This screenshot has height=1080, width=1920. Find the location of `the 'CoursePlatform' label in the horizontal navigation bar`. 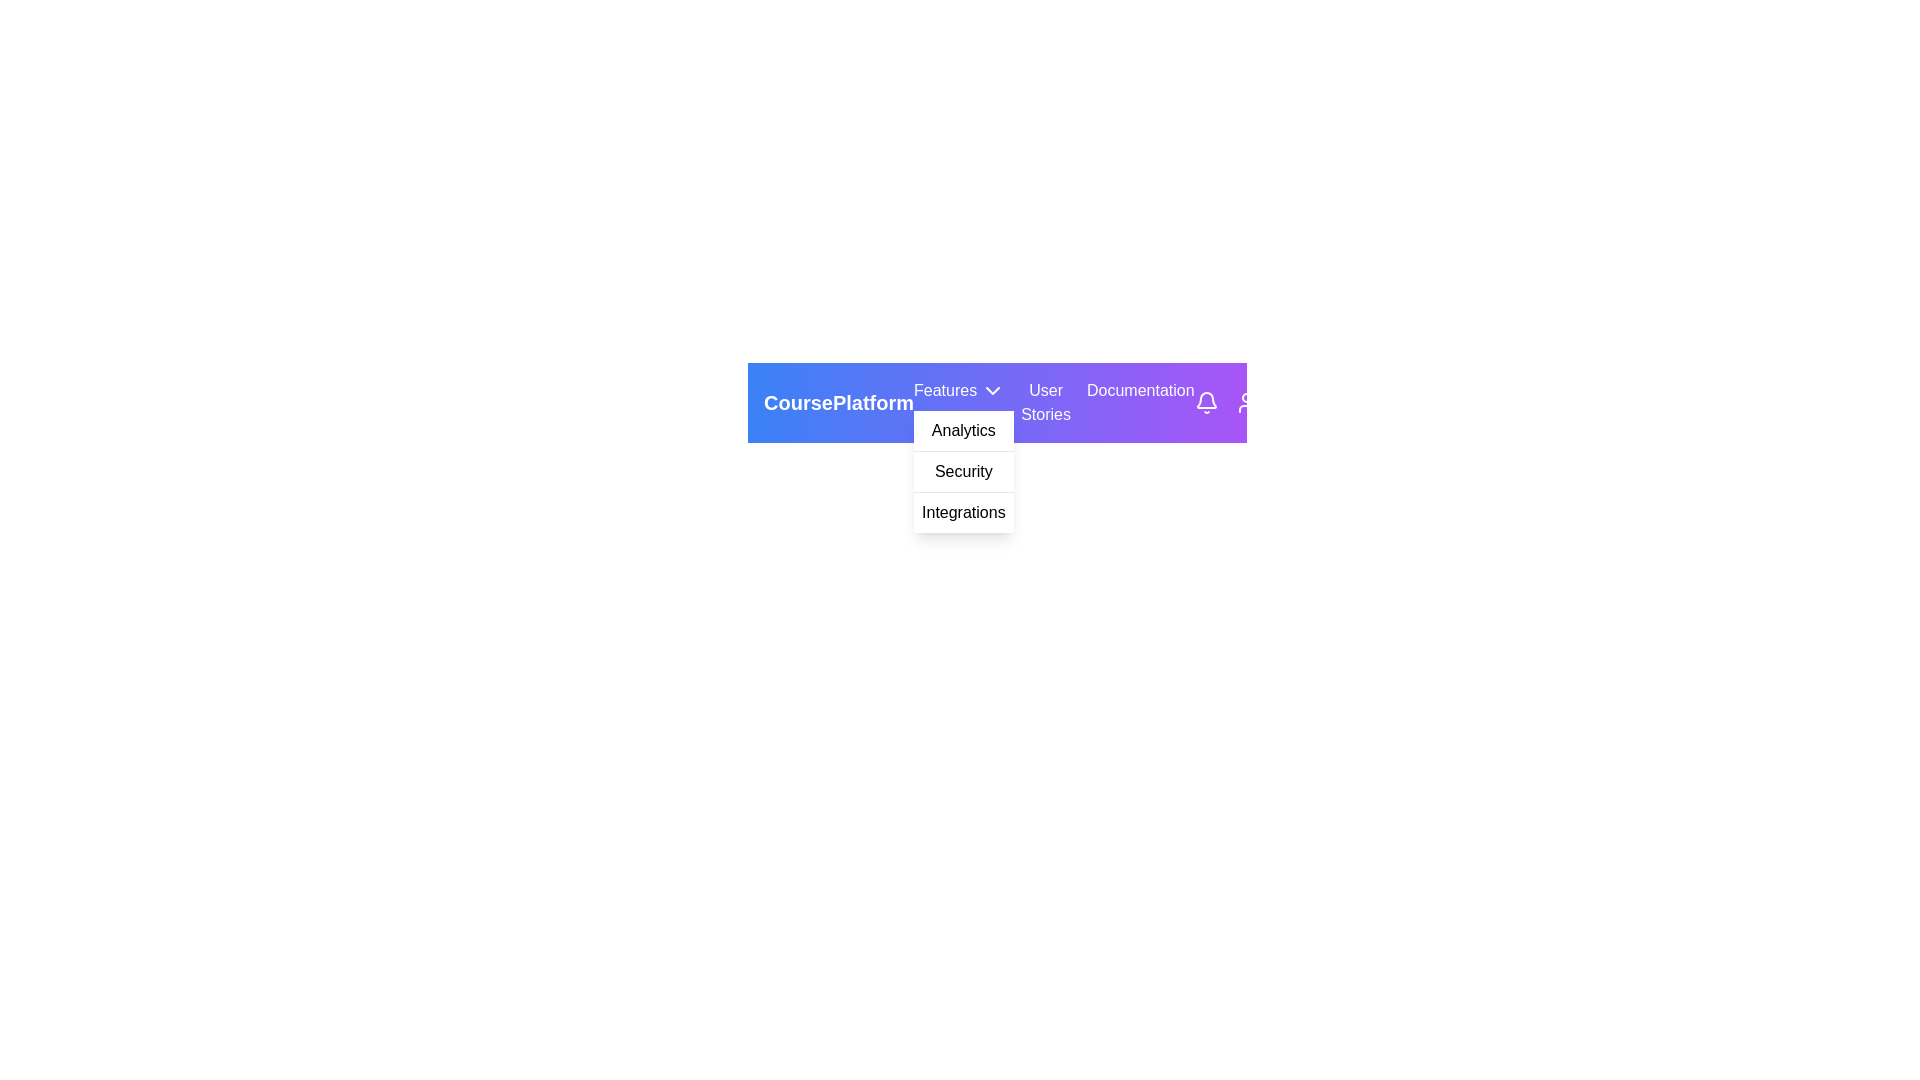

the 'CoursePlatform' label in the horizontal navigation bar is located at coordinates (839, 402).